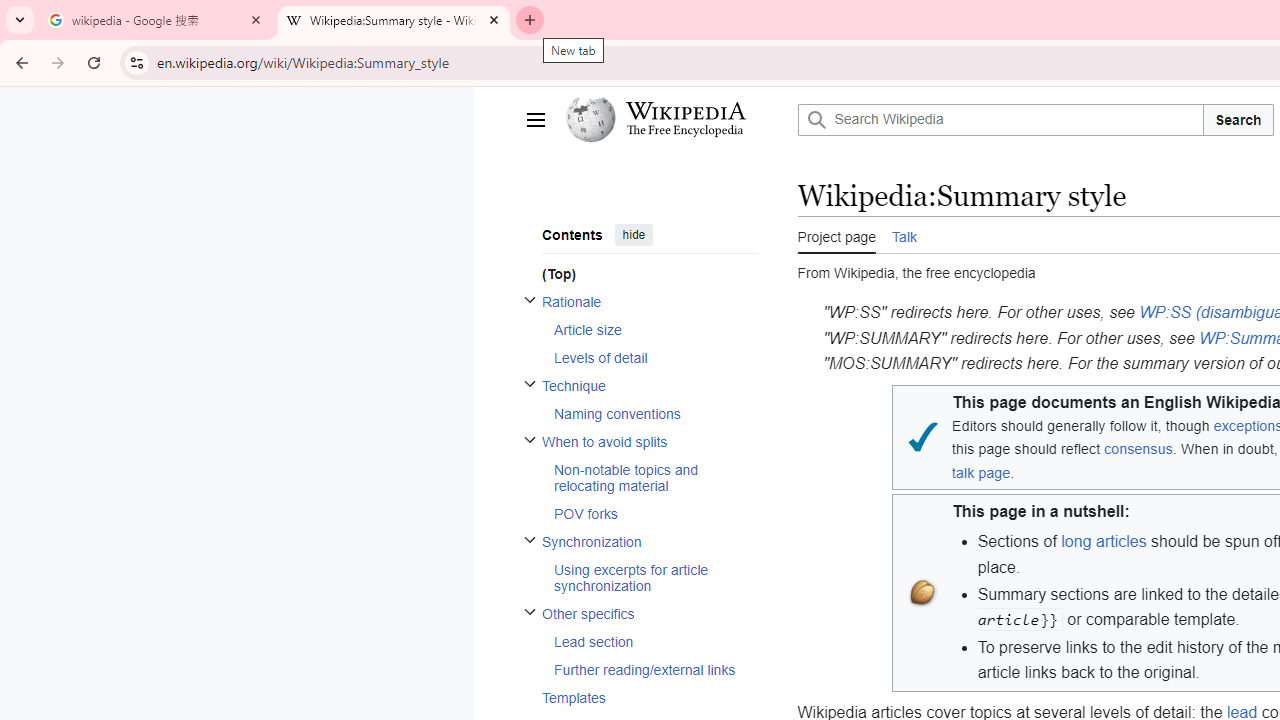  What do you see at coordinates (643, 328) in the screenshot?
I see `'AutomationID: toc-Rationale'` at bounding box center [643, 328].